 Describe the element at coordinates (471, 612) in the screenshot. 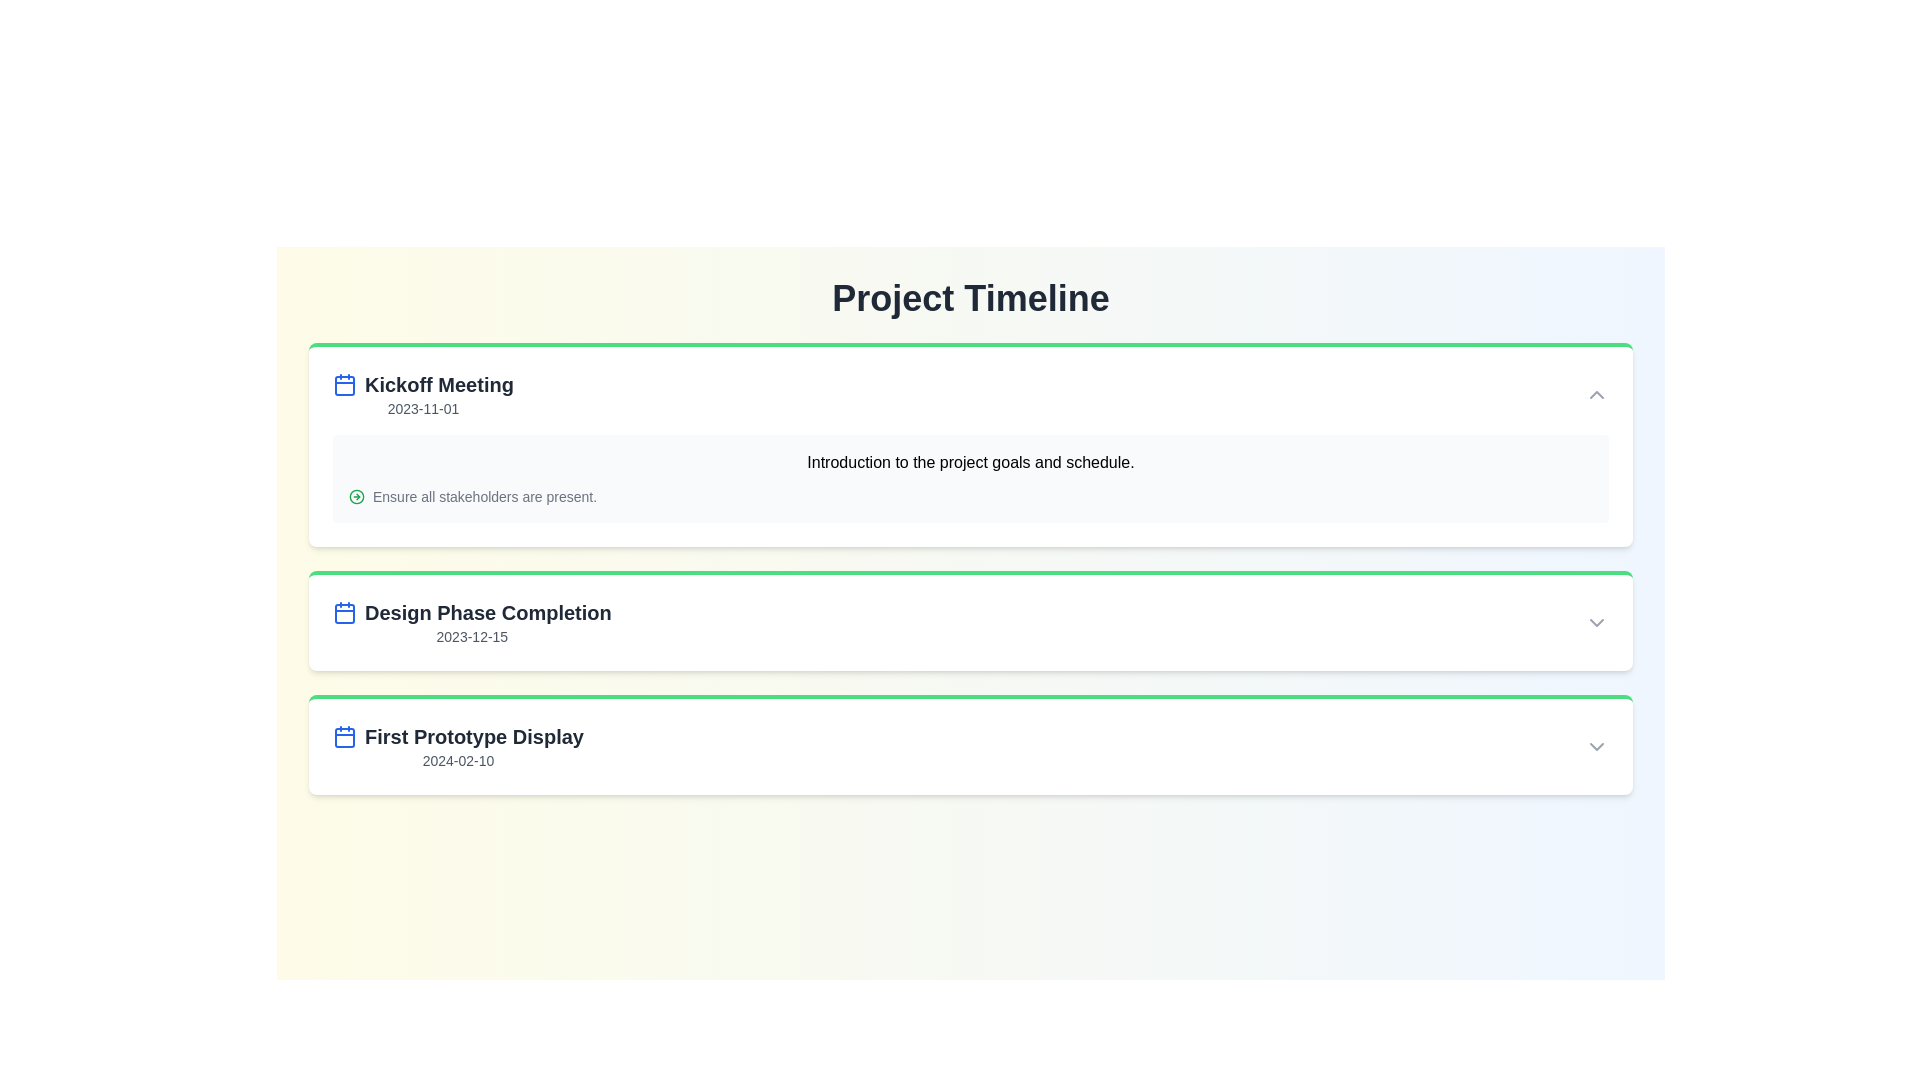

I see `text label displaying 'Design Phase Completion', which is prominently styled and located below the 'Kickoff Meeting' section` at that location.